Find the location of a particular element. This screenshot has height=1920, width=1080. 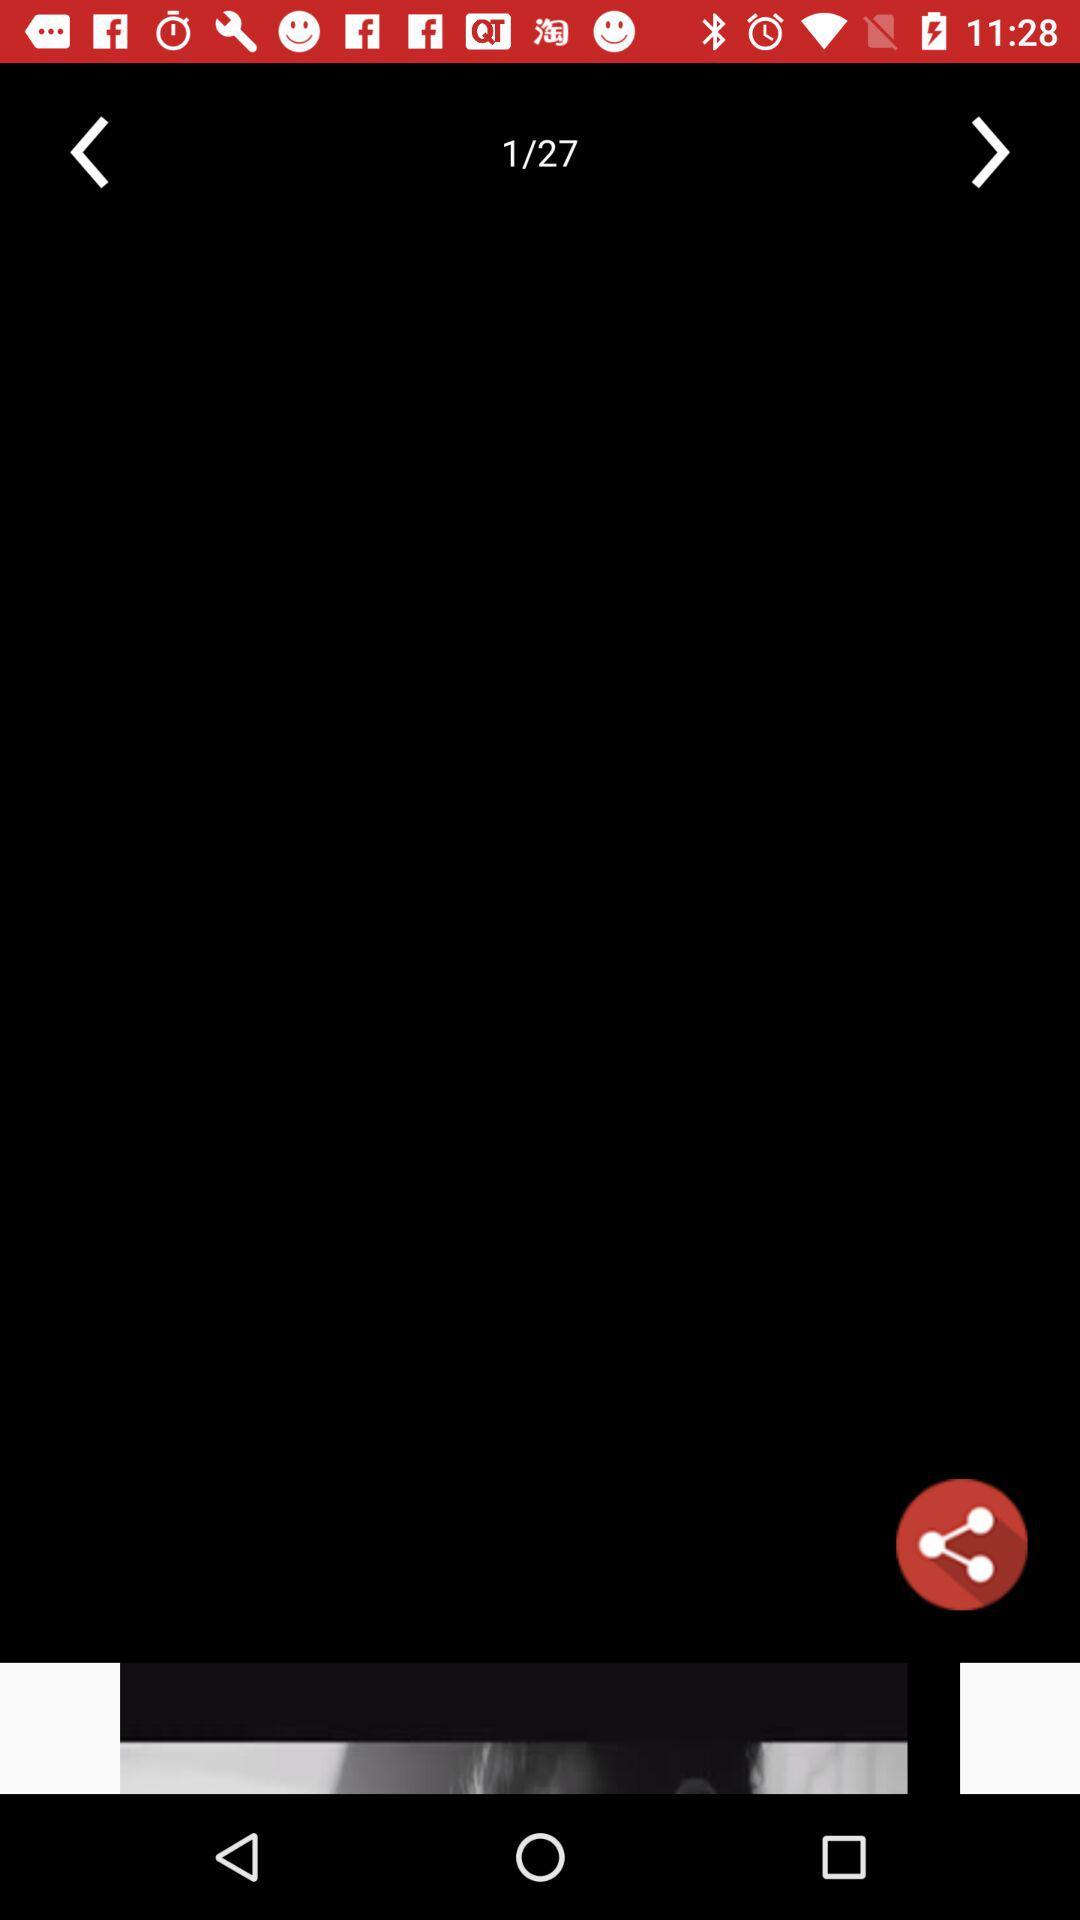

the arrow_forward icon is located at coordinates (990, 151).